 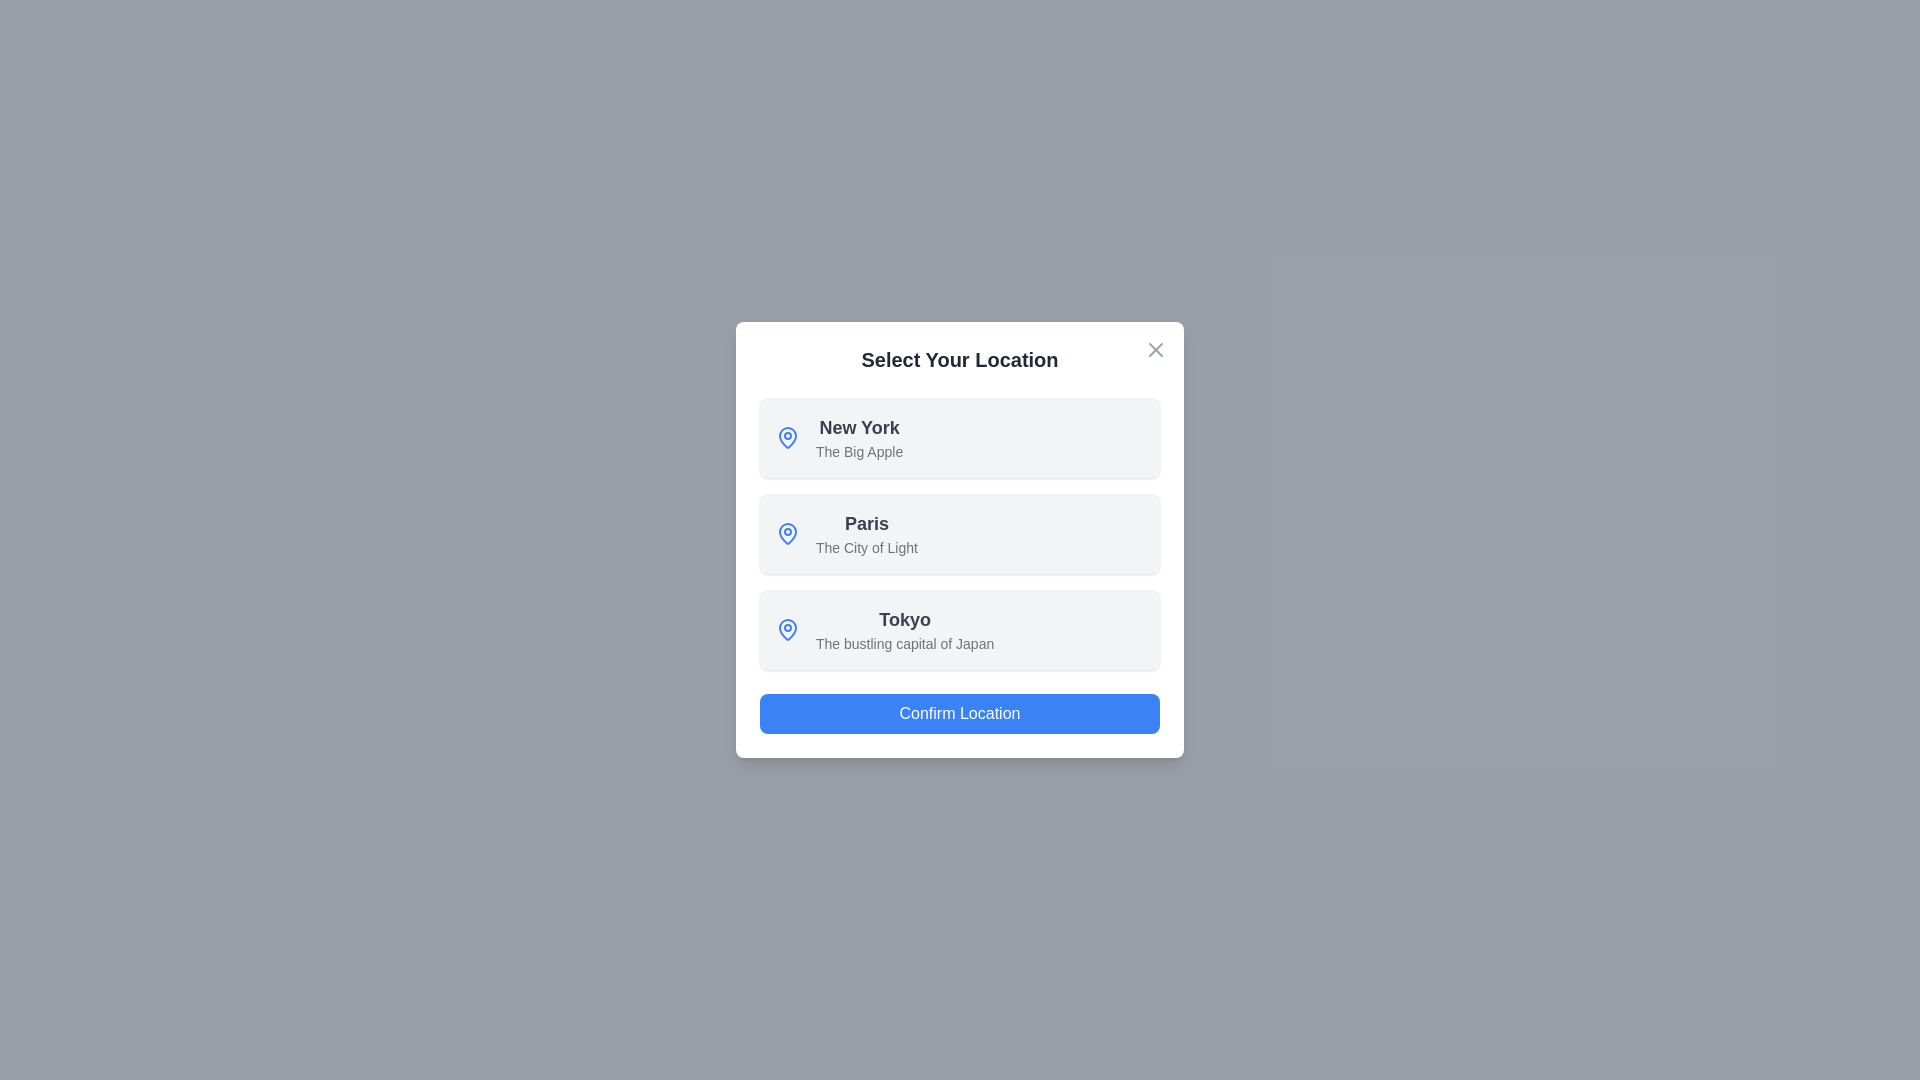 I want to click on the location item corresponding to New York, so click(x=960, y=437).